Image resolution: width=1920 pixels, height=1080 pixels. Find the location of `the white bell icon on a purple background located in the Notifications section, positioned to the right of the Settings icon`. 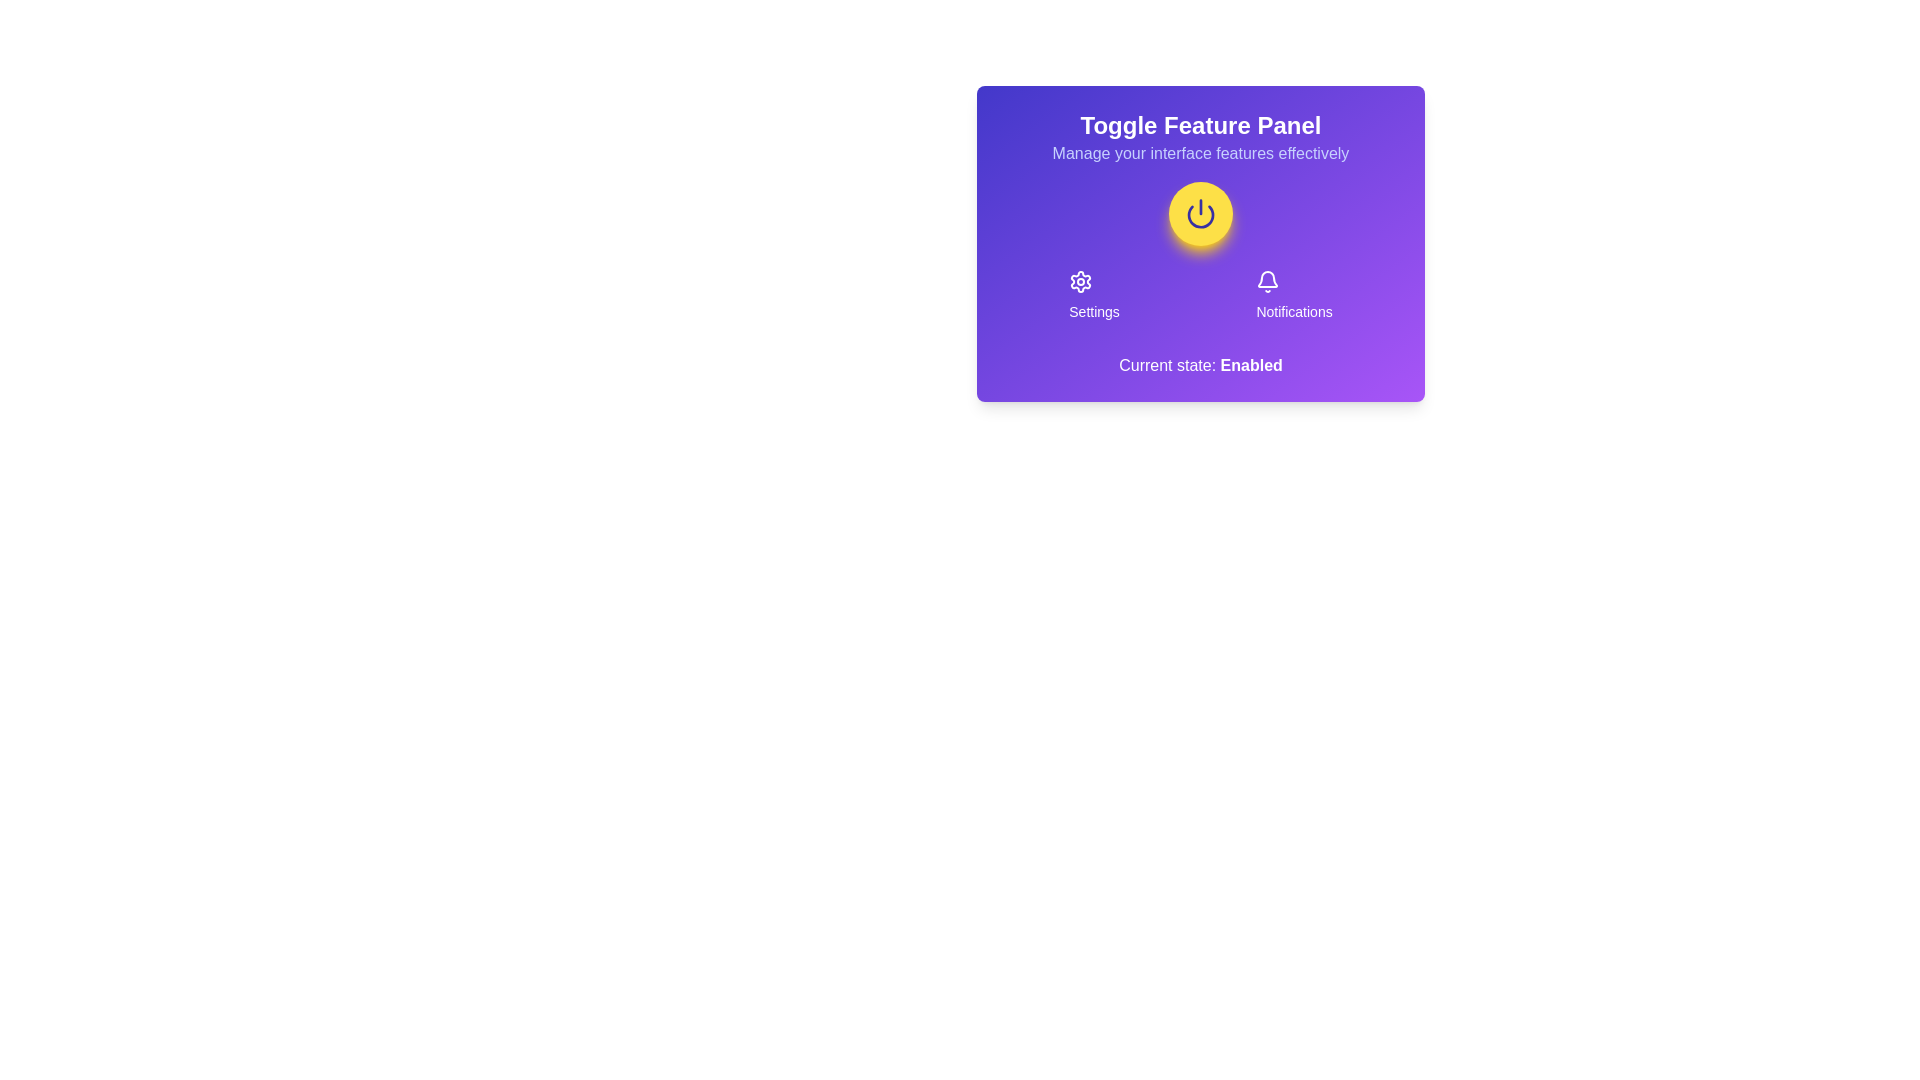

the white bell icon on a purple background located in the Notifications section, positioned to the right of the Settings icon is located at coordinates (1267, 281).